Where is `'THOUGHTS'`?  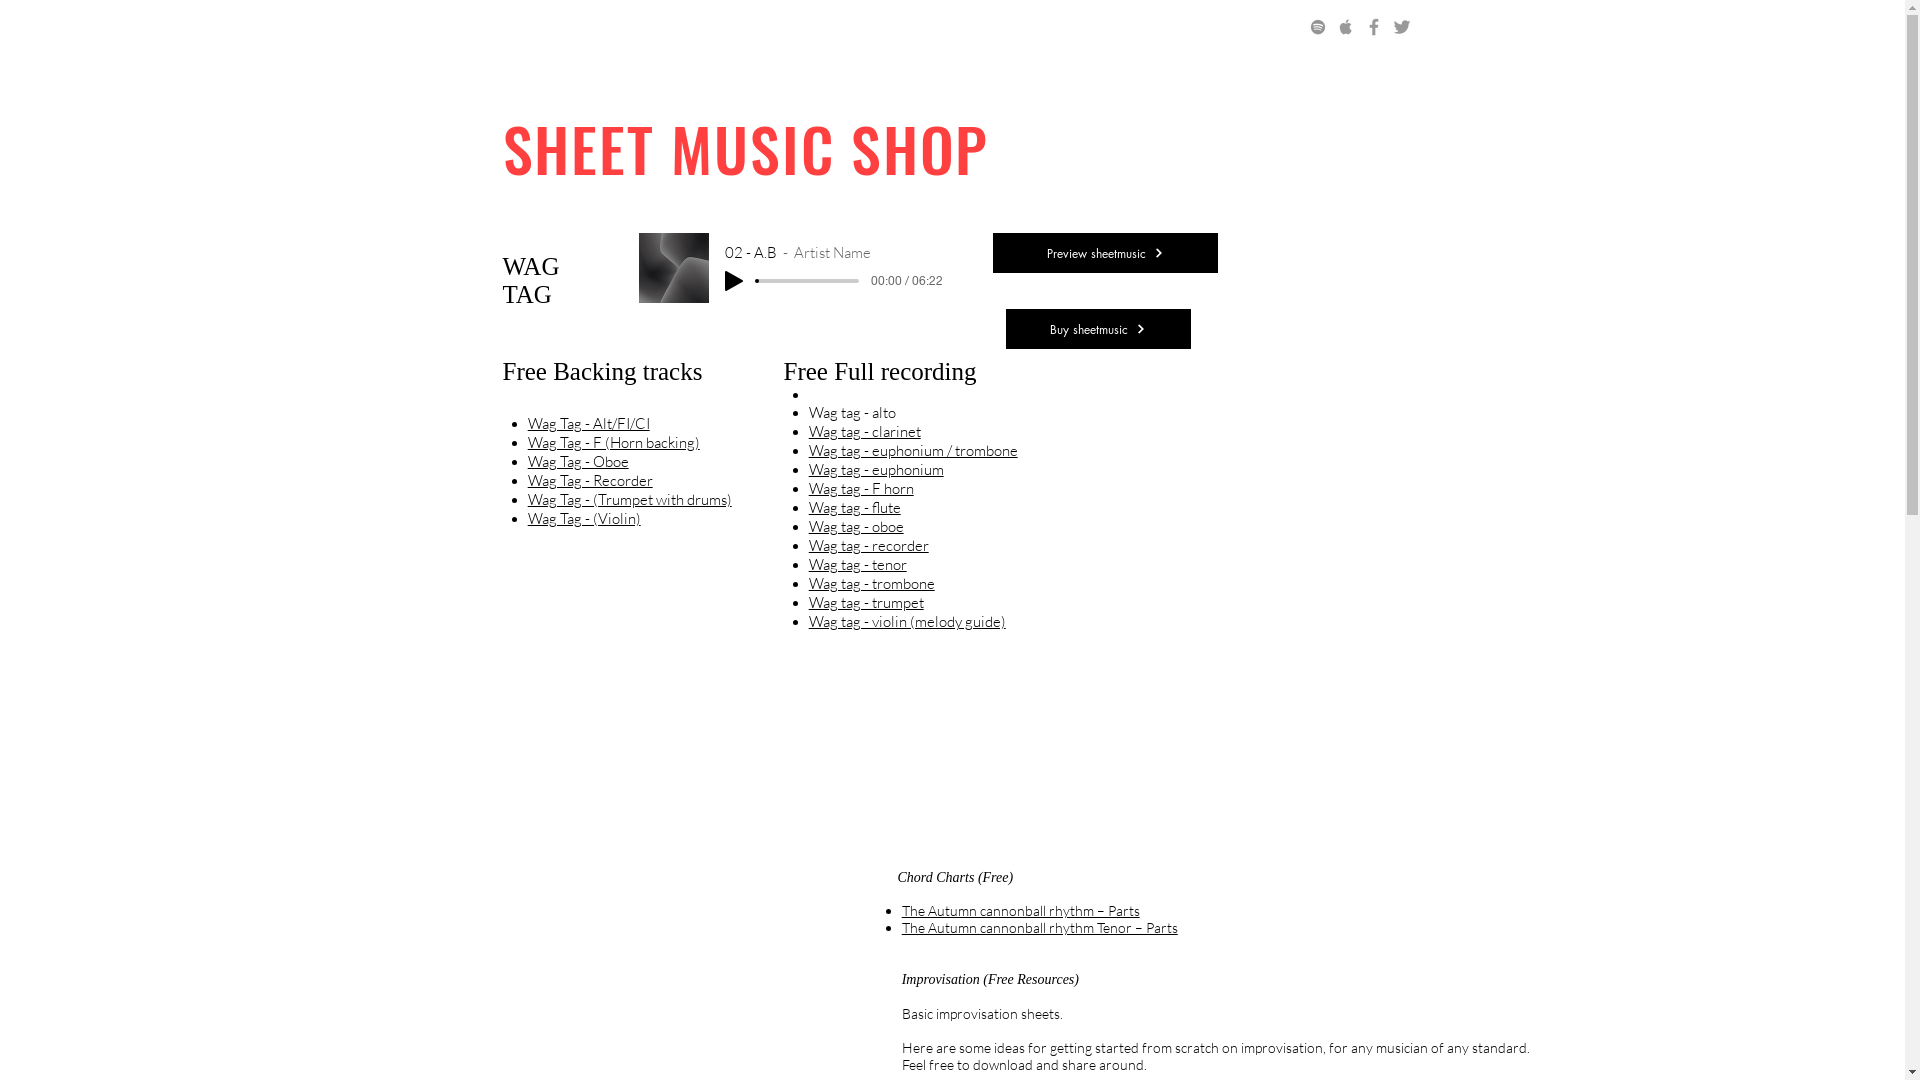
'THOUGHTS' is located at coordinates (1022, 29).